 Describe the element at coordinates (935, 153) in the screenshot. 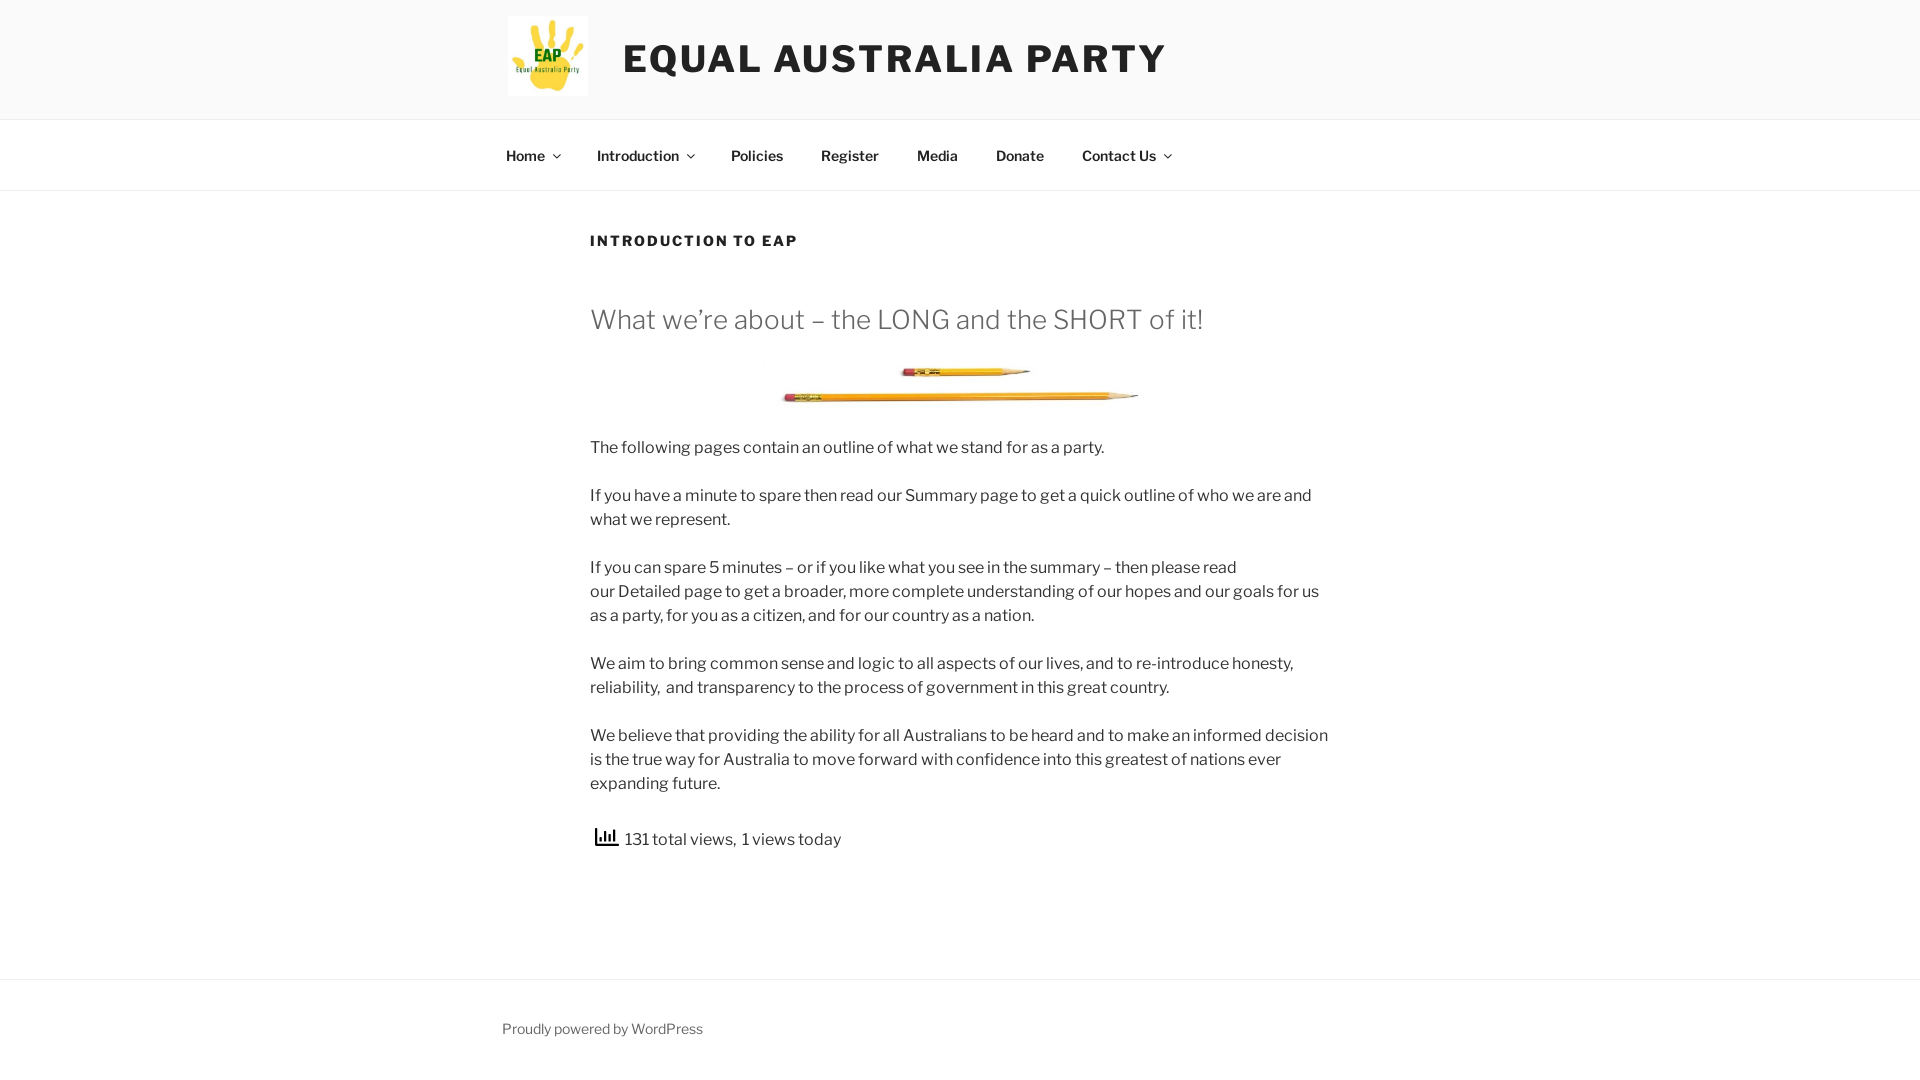

I see `'Media'` at that location.